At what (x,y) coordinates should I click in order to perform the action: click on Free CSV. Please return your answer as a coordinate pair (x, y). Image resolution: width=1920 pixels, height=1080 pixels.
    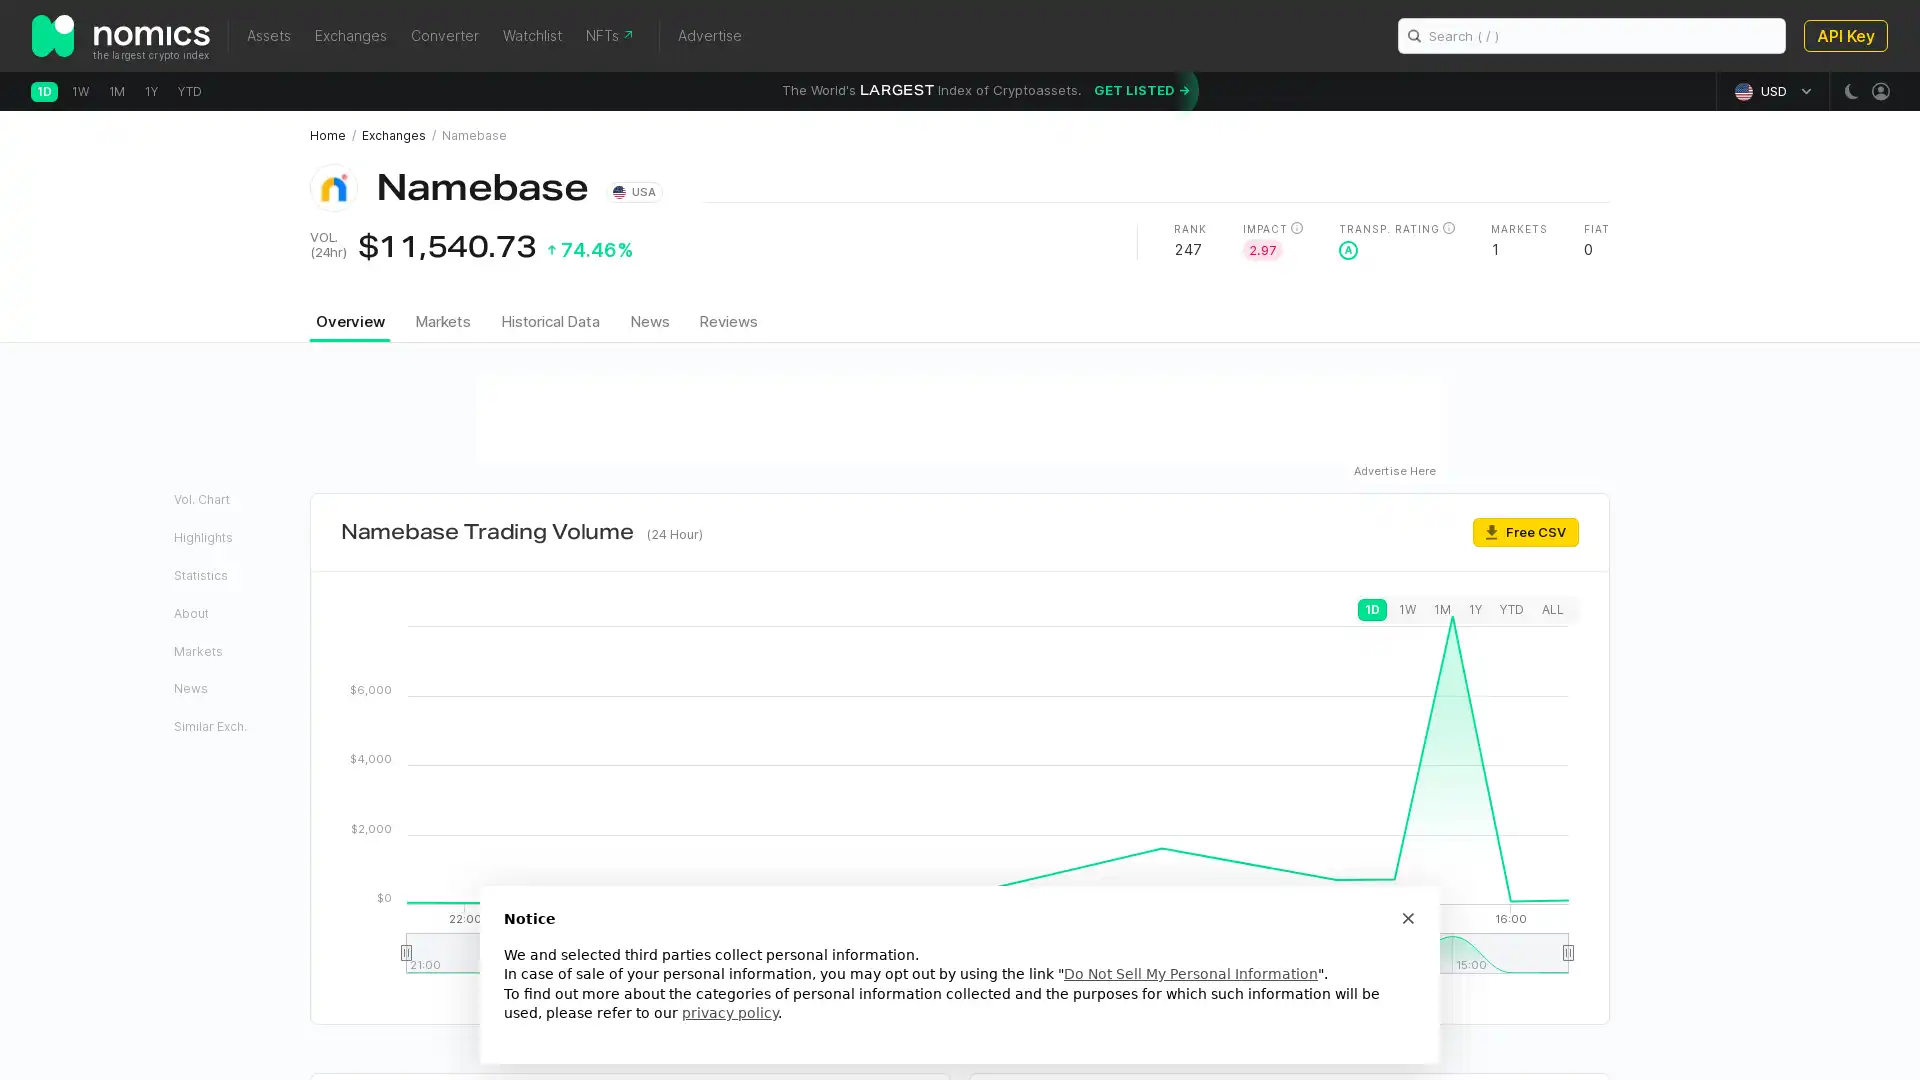
    Looking at the image, I should click on (1525, 530).